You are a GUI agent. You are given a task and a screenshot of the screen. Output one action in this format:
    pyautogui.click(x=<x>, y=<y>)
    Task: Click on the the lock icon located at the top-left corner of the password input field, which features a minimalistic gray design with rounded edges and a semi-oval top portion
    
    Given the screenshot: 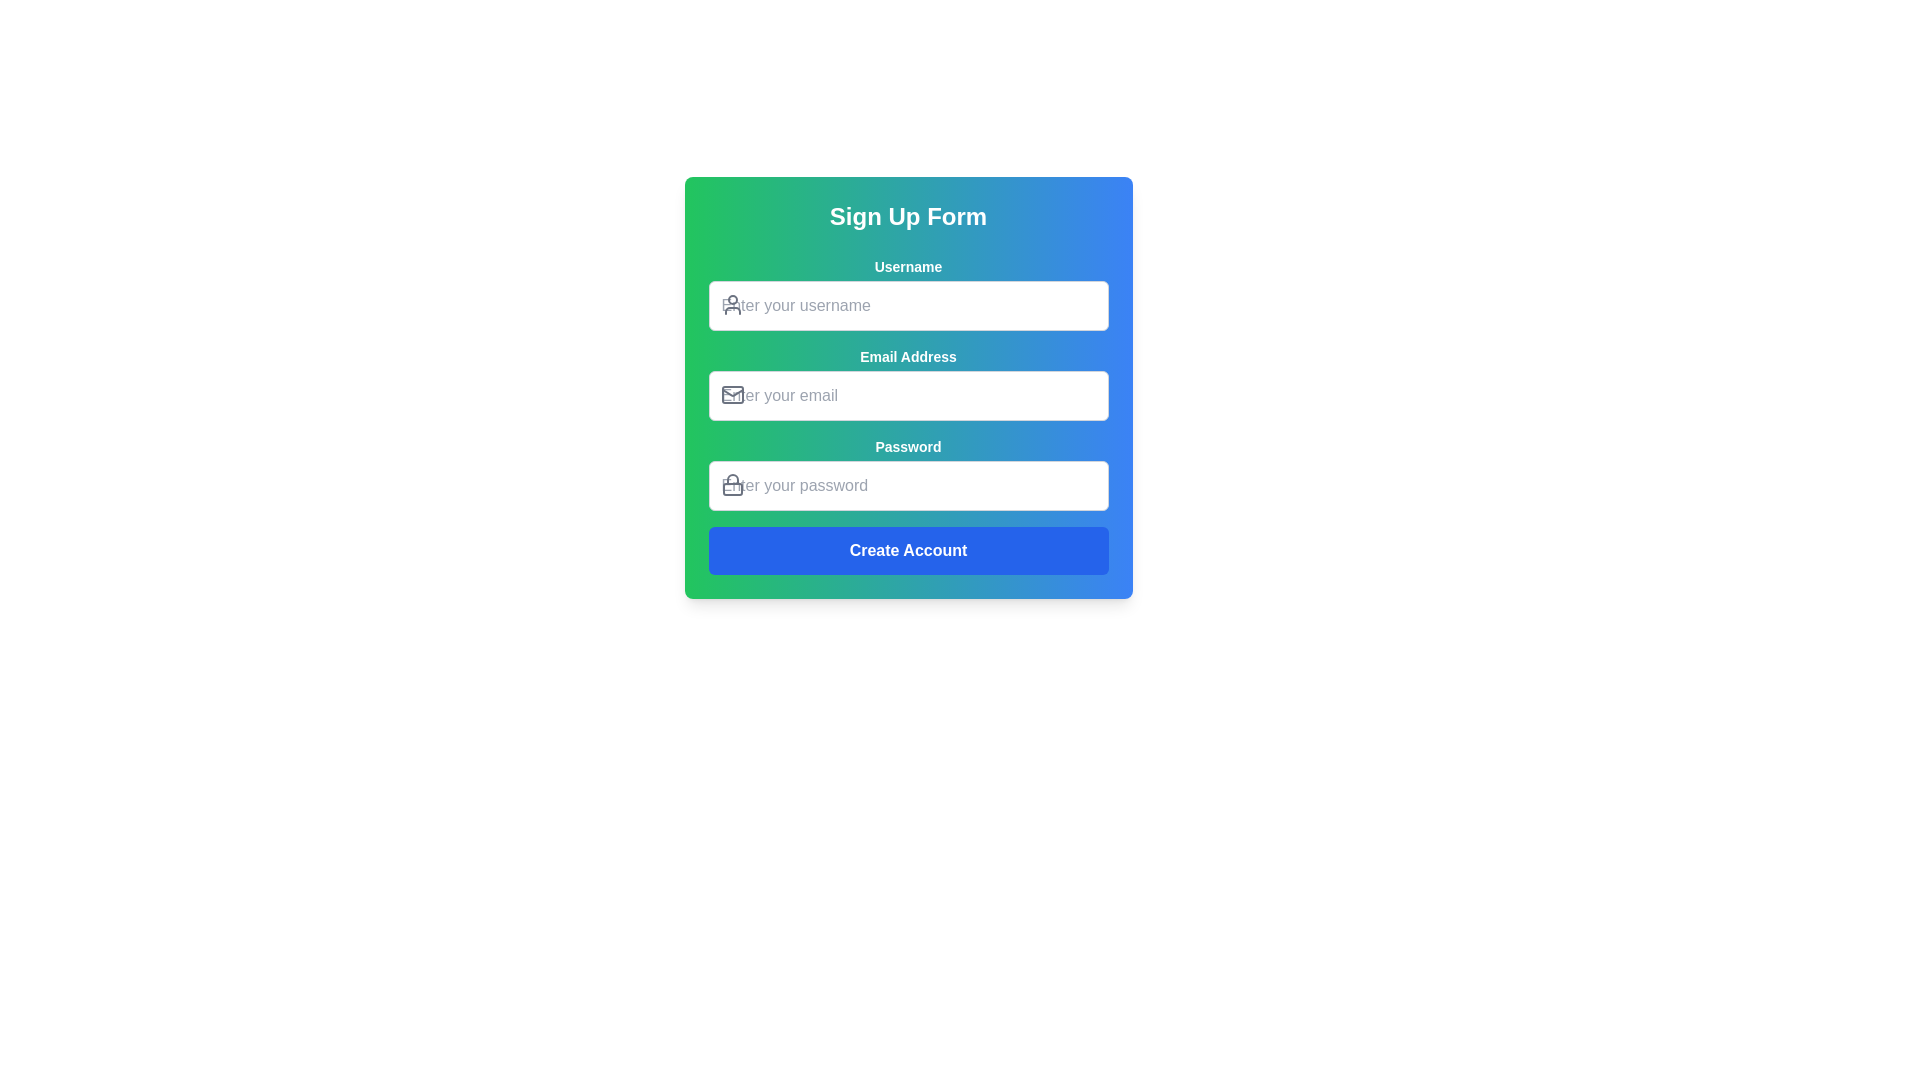 What is the action you would take?
    pyautogui.click(x=731, y=485)
    